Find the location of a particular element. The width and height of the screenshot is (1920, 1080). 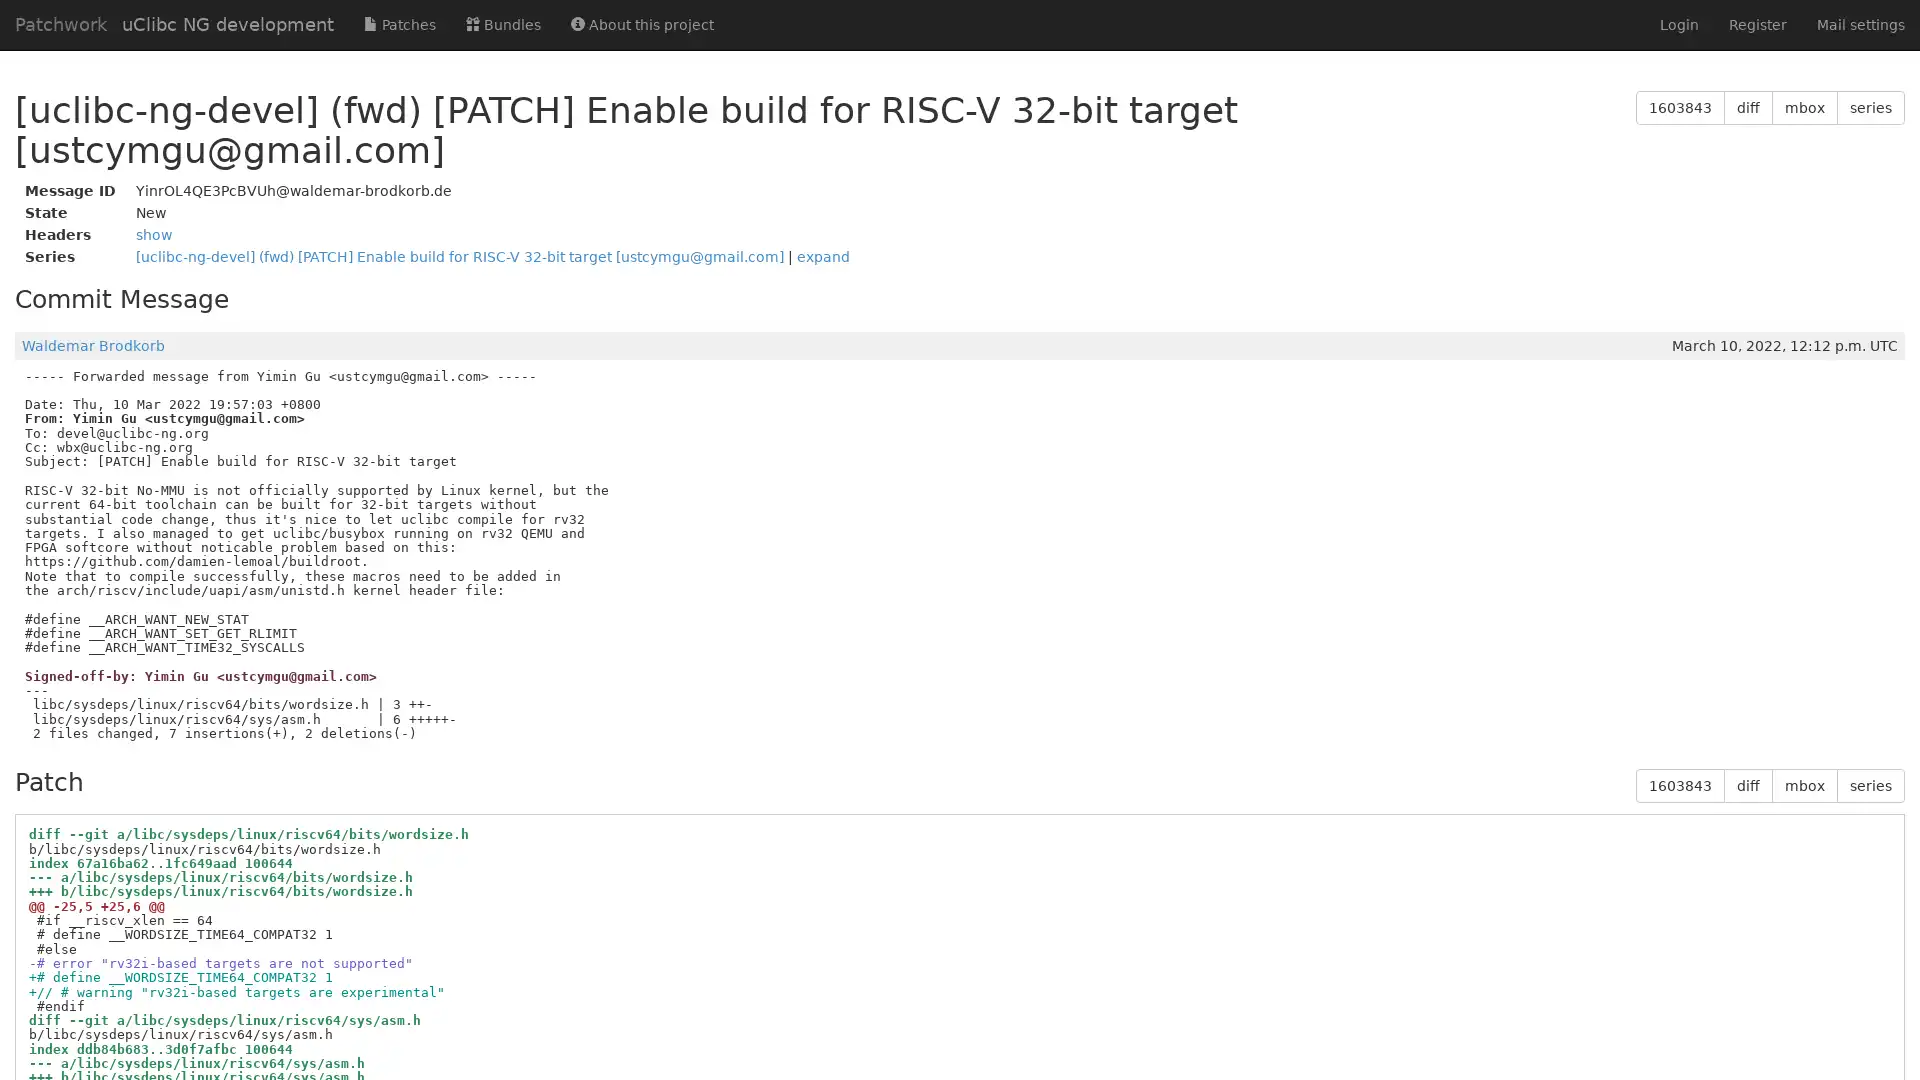

1603843 is located at coordinates (1680, 108).